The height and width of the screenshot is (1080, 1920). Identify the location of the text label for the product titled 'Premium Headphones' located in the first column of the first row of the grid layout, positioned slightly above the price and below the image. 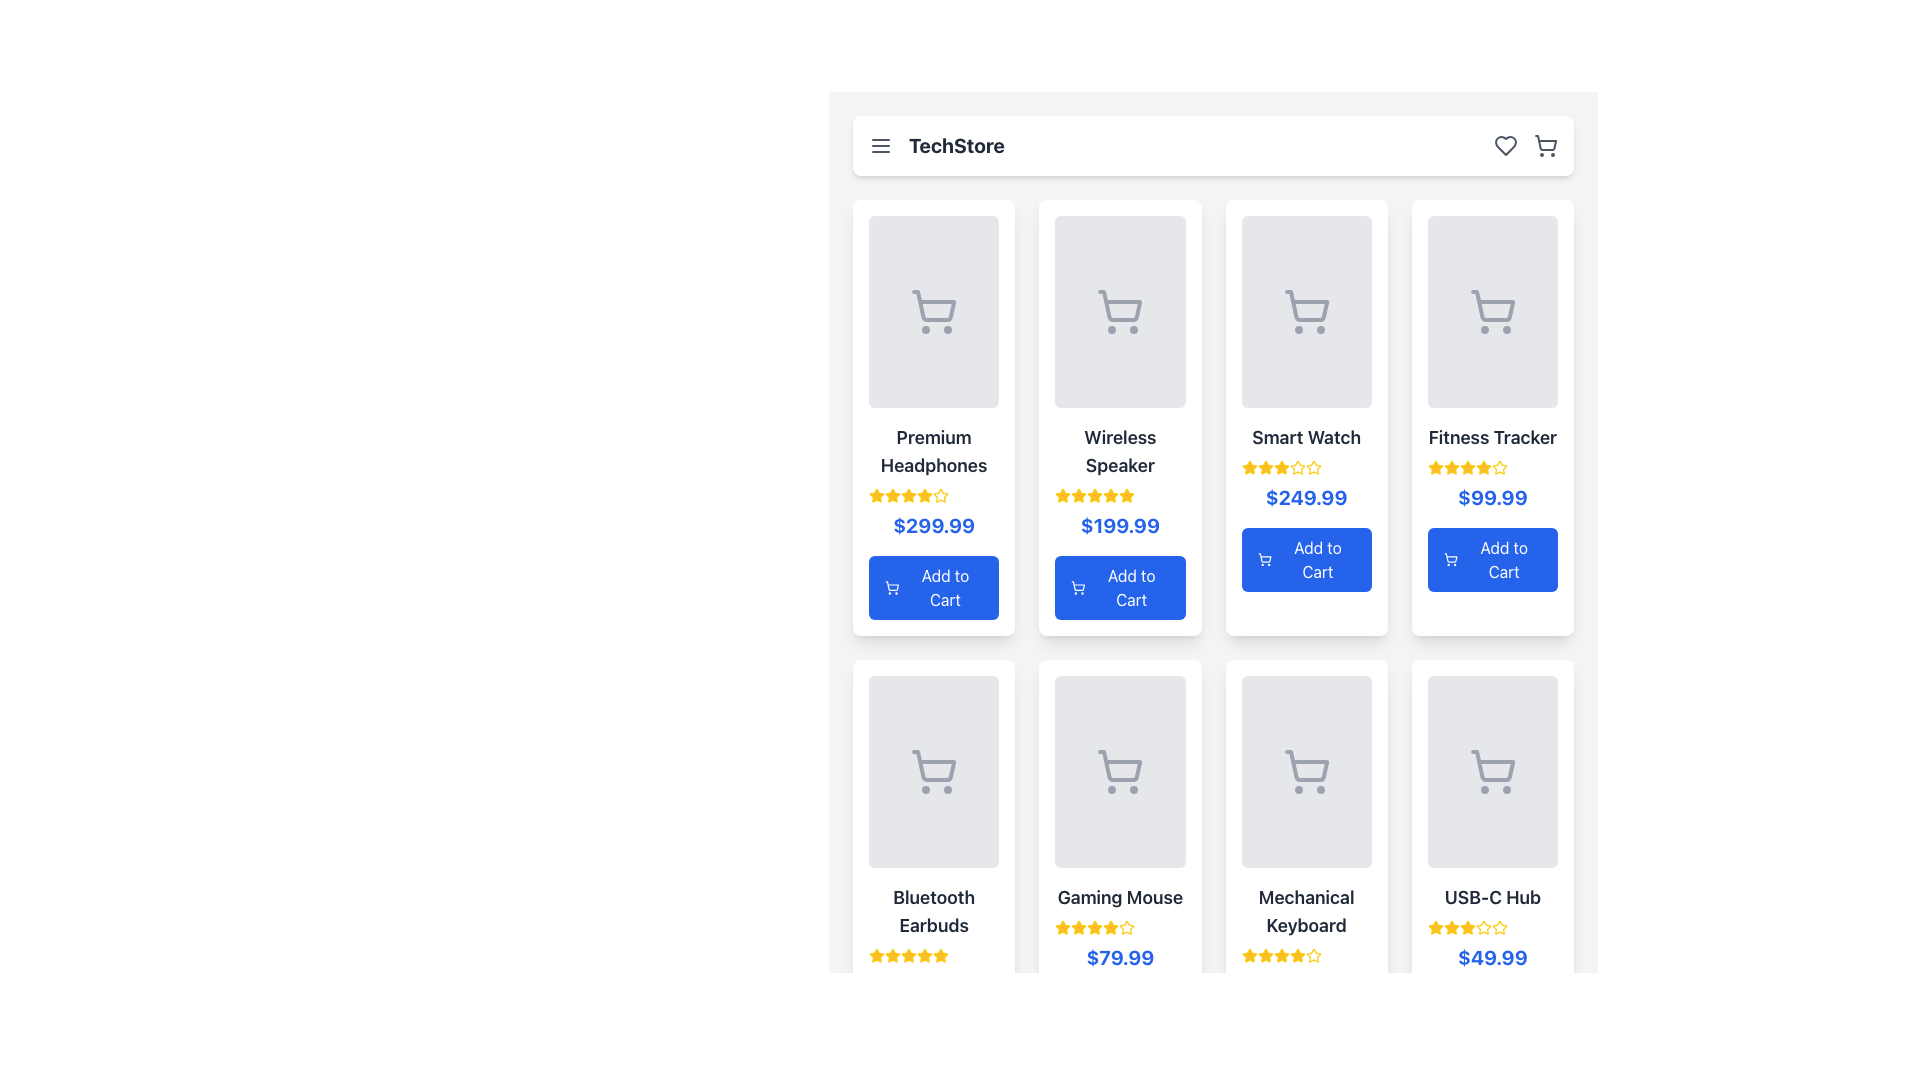
(933, 451).